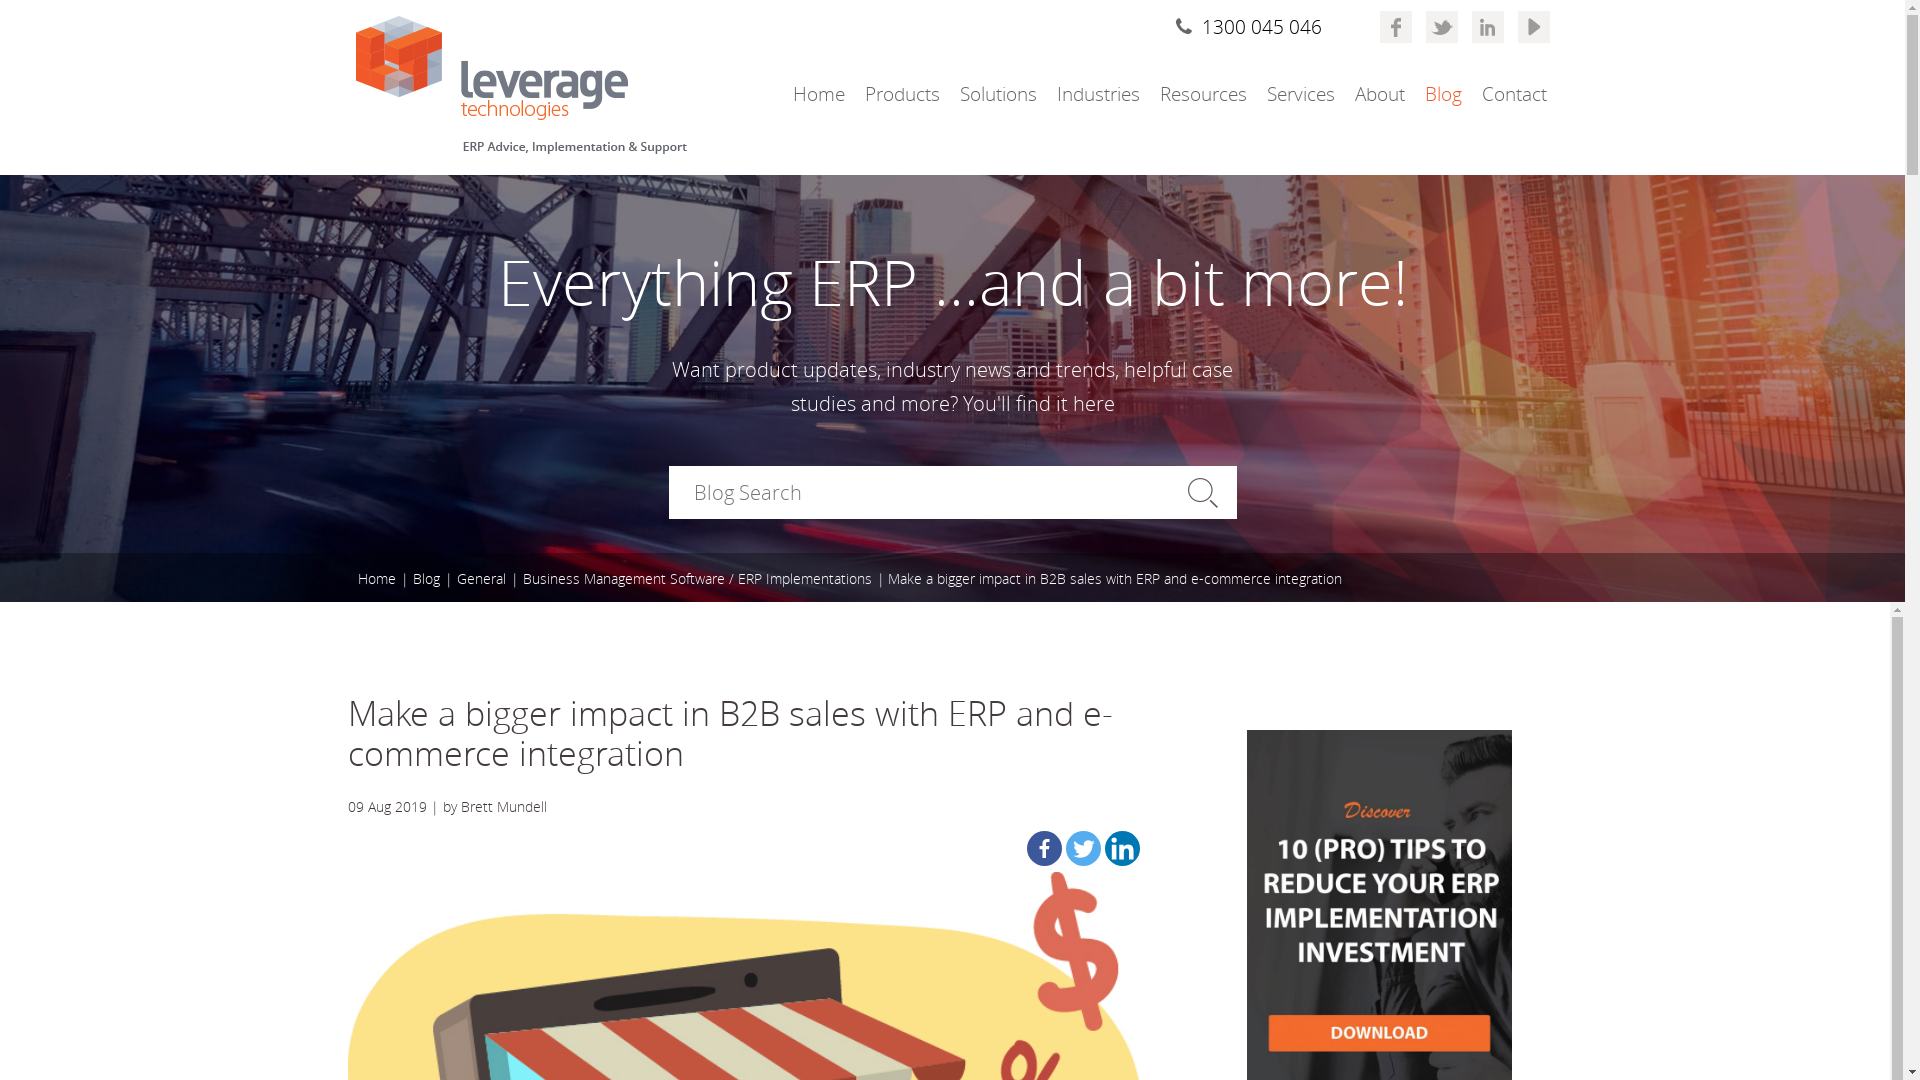 The width and height of the screenshot is (1920, 1080). What do you see at coordinates (1482, 93) in the screenshot?
I see `'Contact'` at bounding box center [1482, 93].